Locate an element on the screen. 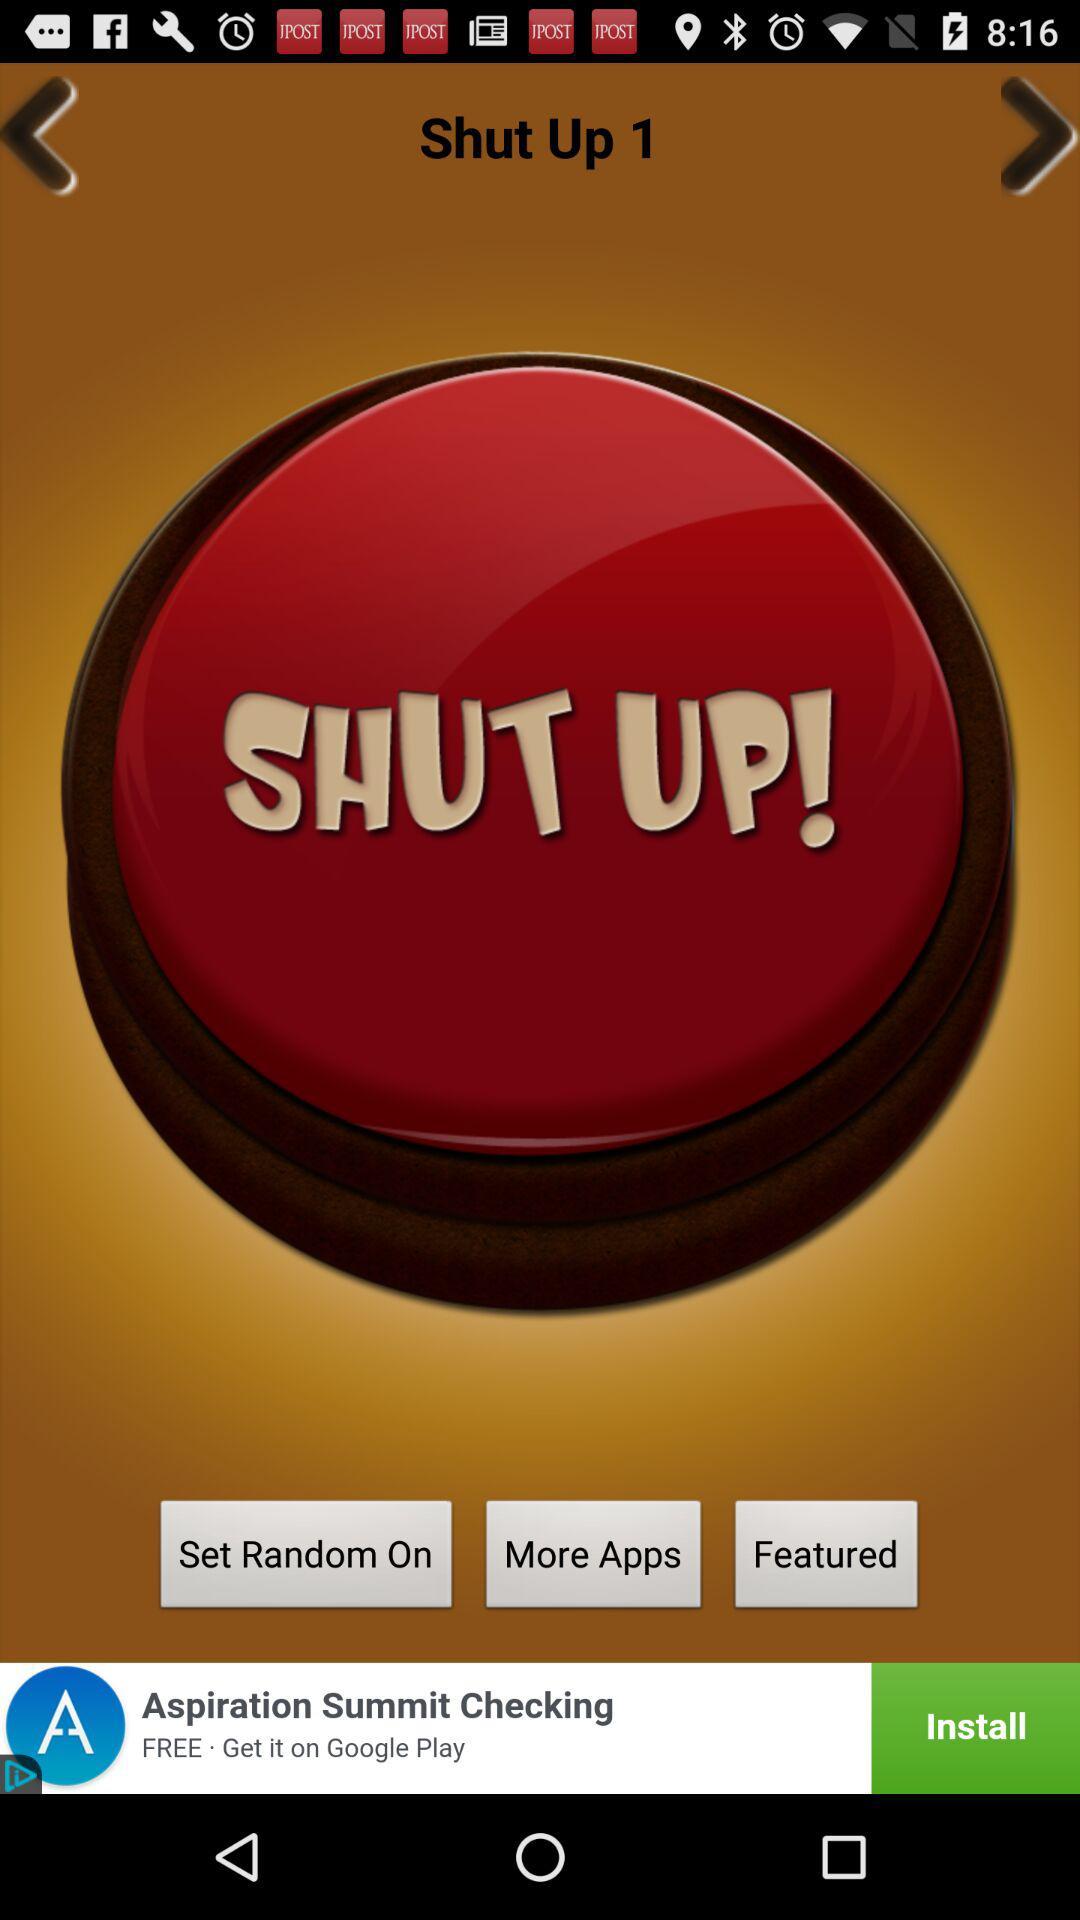 The image size is (1080, 1920). previous button is located at coordinates (39, 135).